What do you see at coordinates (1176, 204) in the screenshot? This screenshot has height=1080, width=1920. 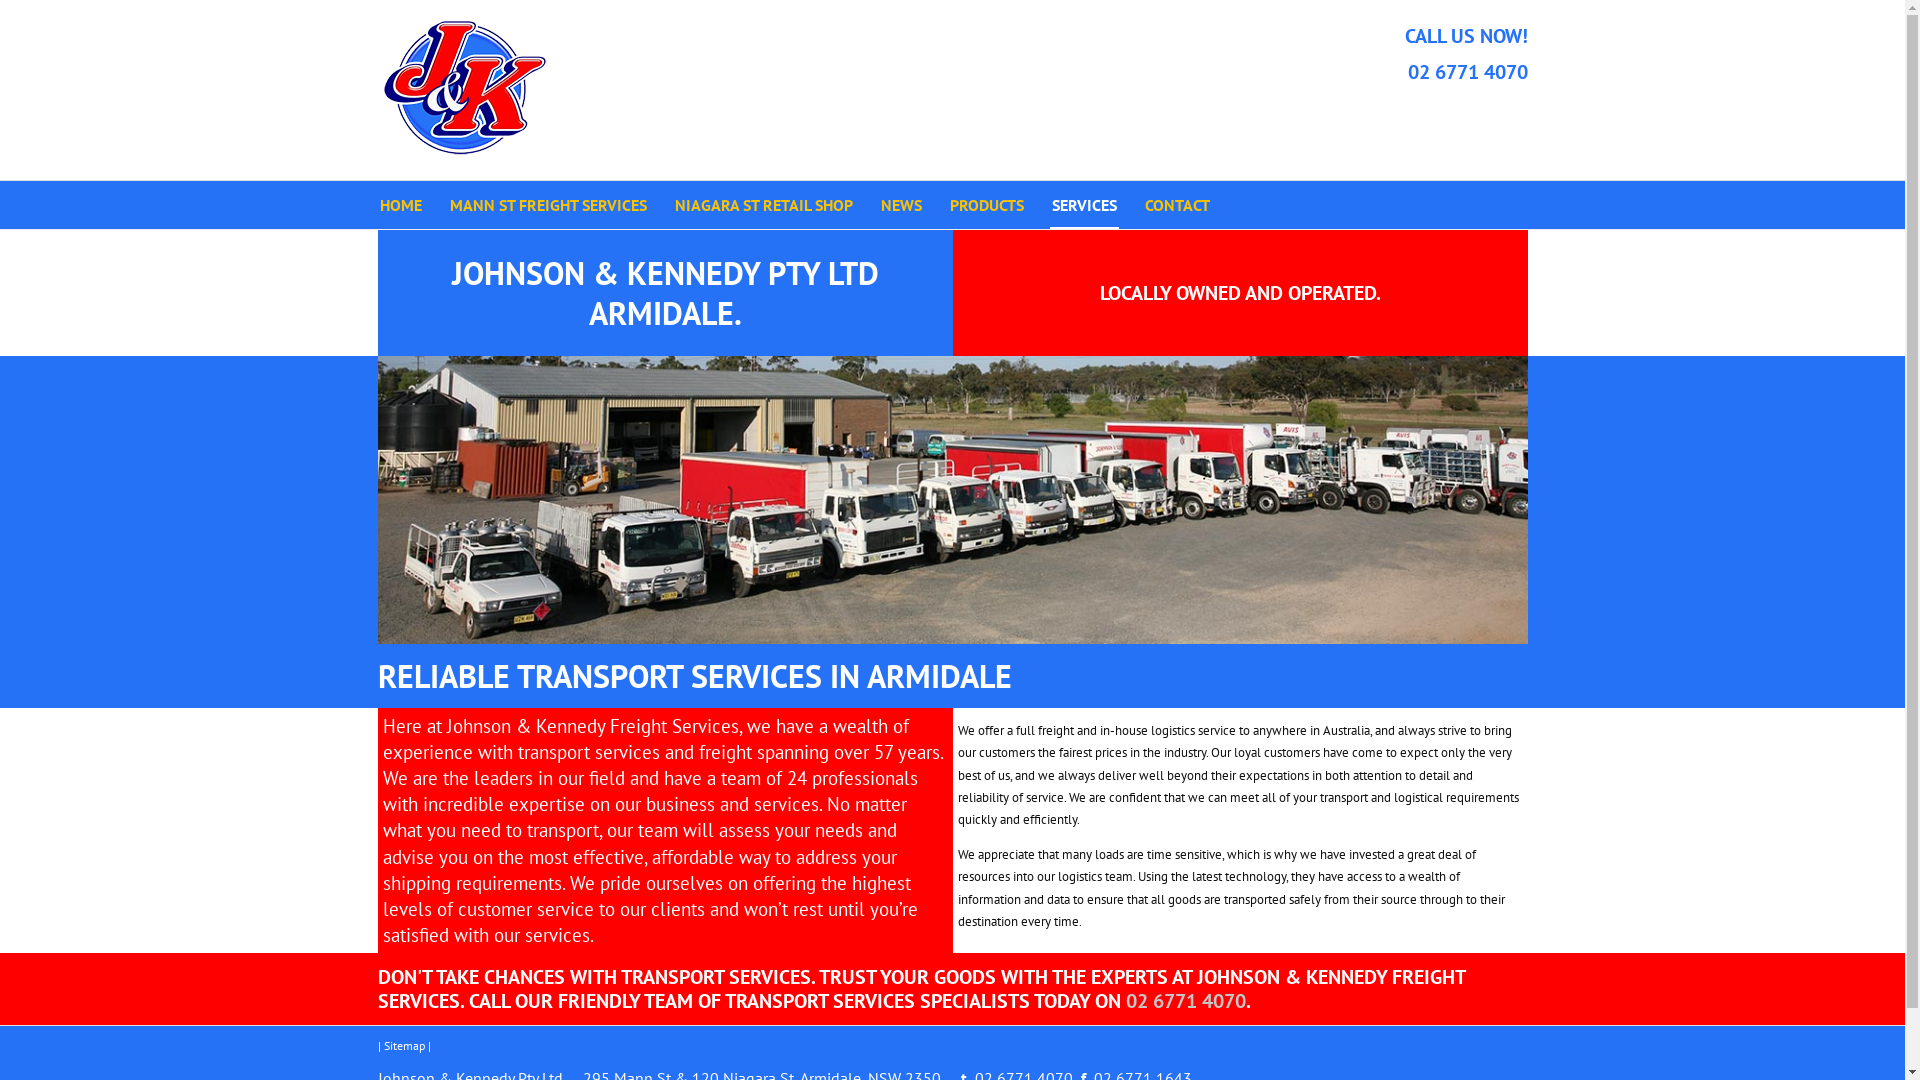 I see `'CONTACT'` at bounding box center [1176, 204].